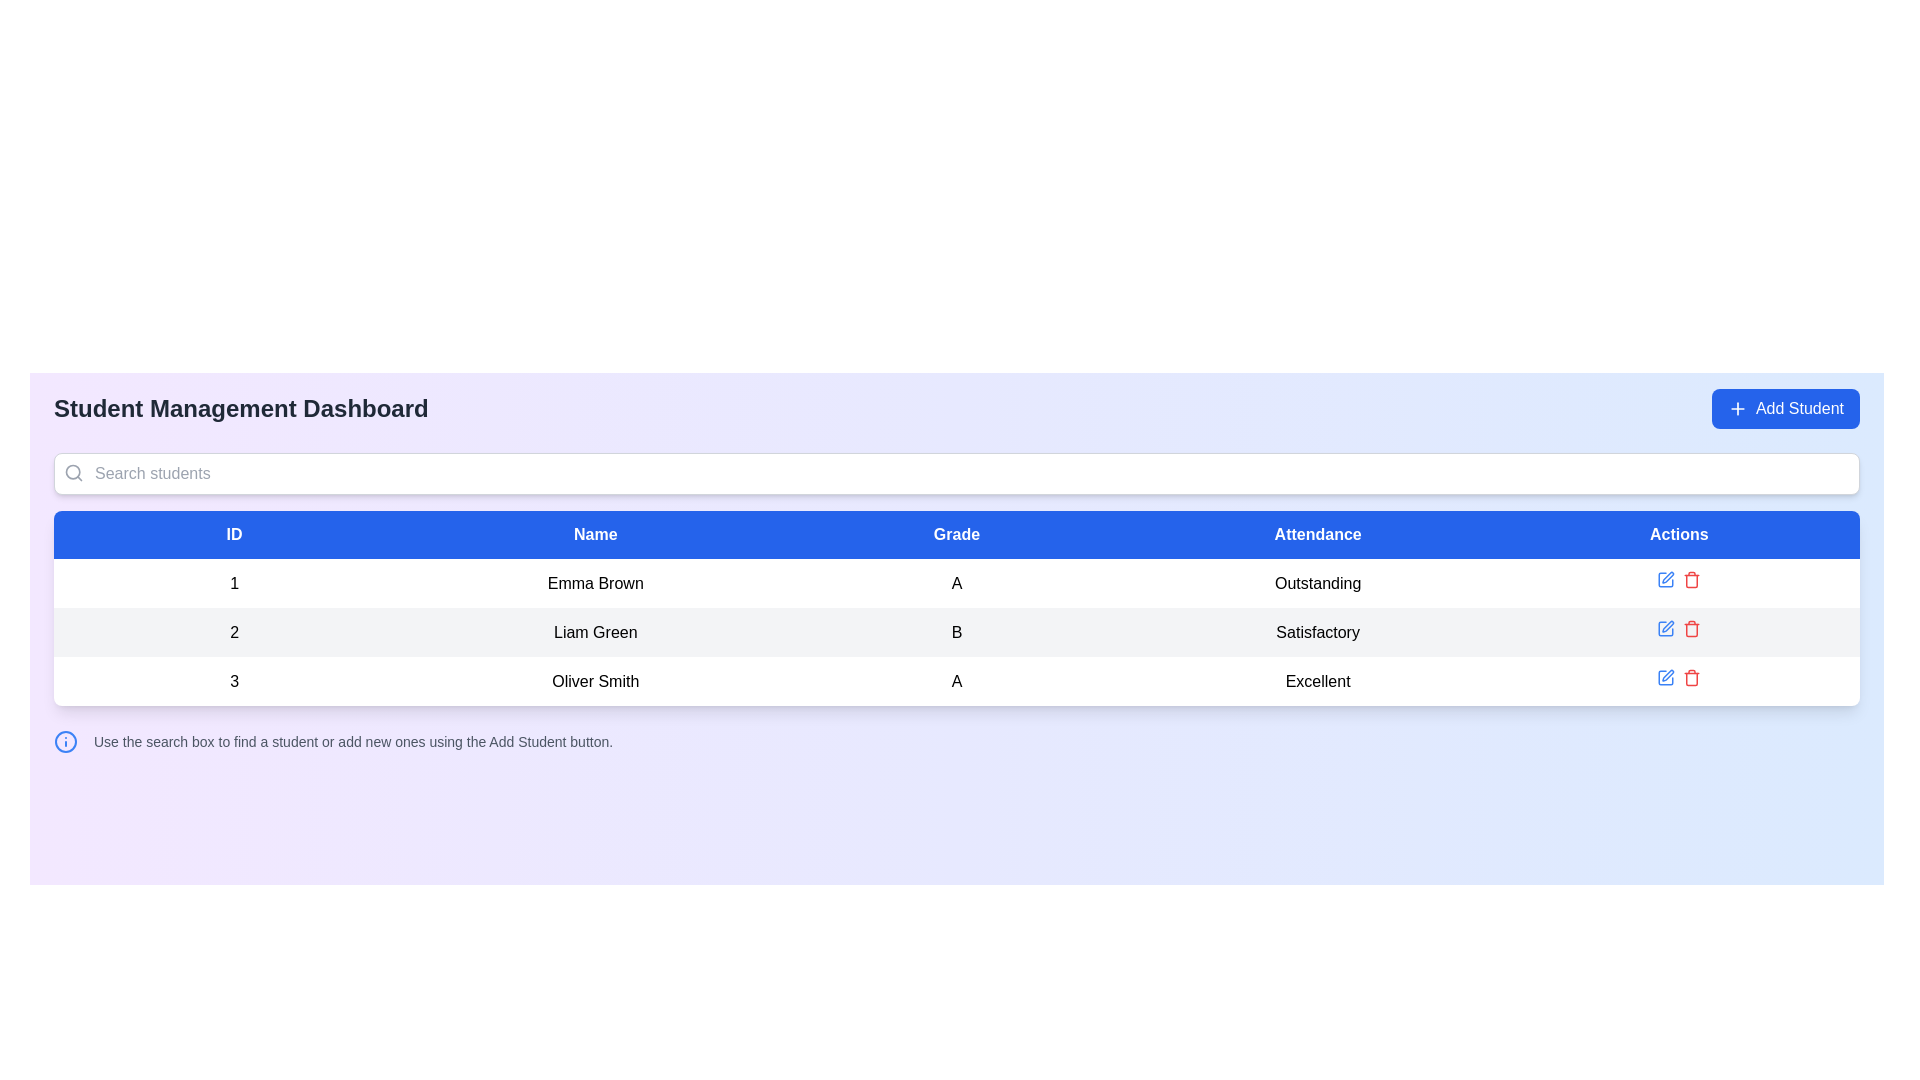  Describe the element at coordinates (1668, 625) in the screenshot. I see `the SVG edit icon (pencil icon) in the Actions column of the second row corresponding to the student named 'Liam Green'` at that location.